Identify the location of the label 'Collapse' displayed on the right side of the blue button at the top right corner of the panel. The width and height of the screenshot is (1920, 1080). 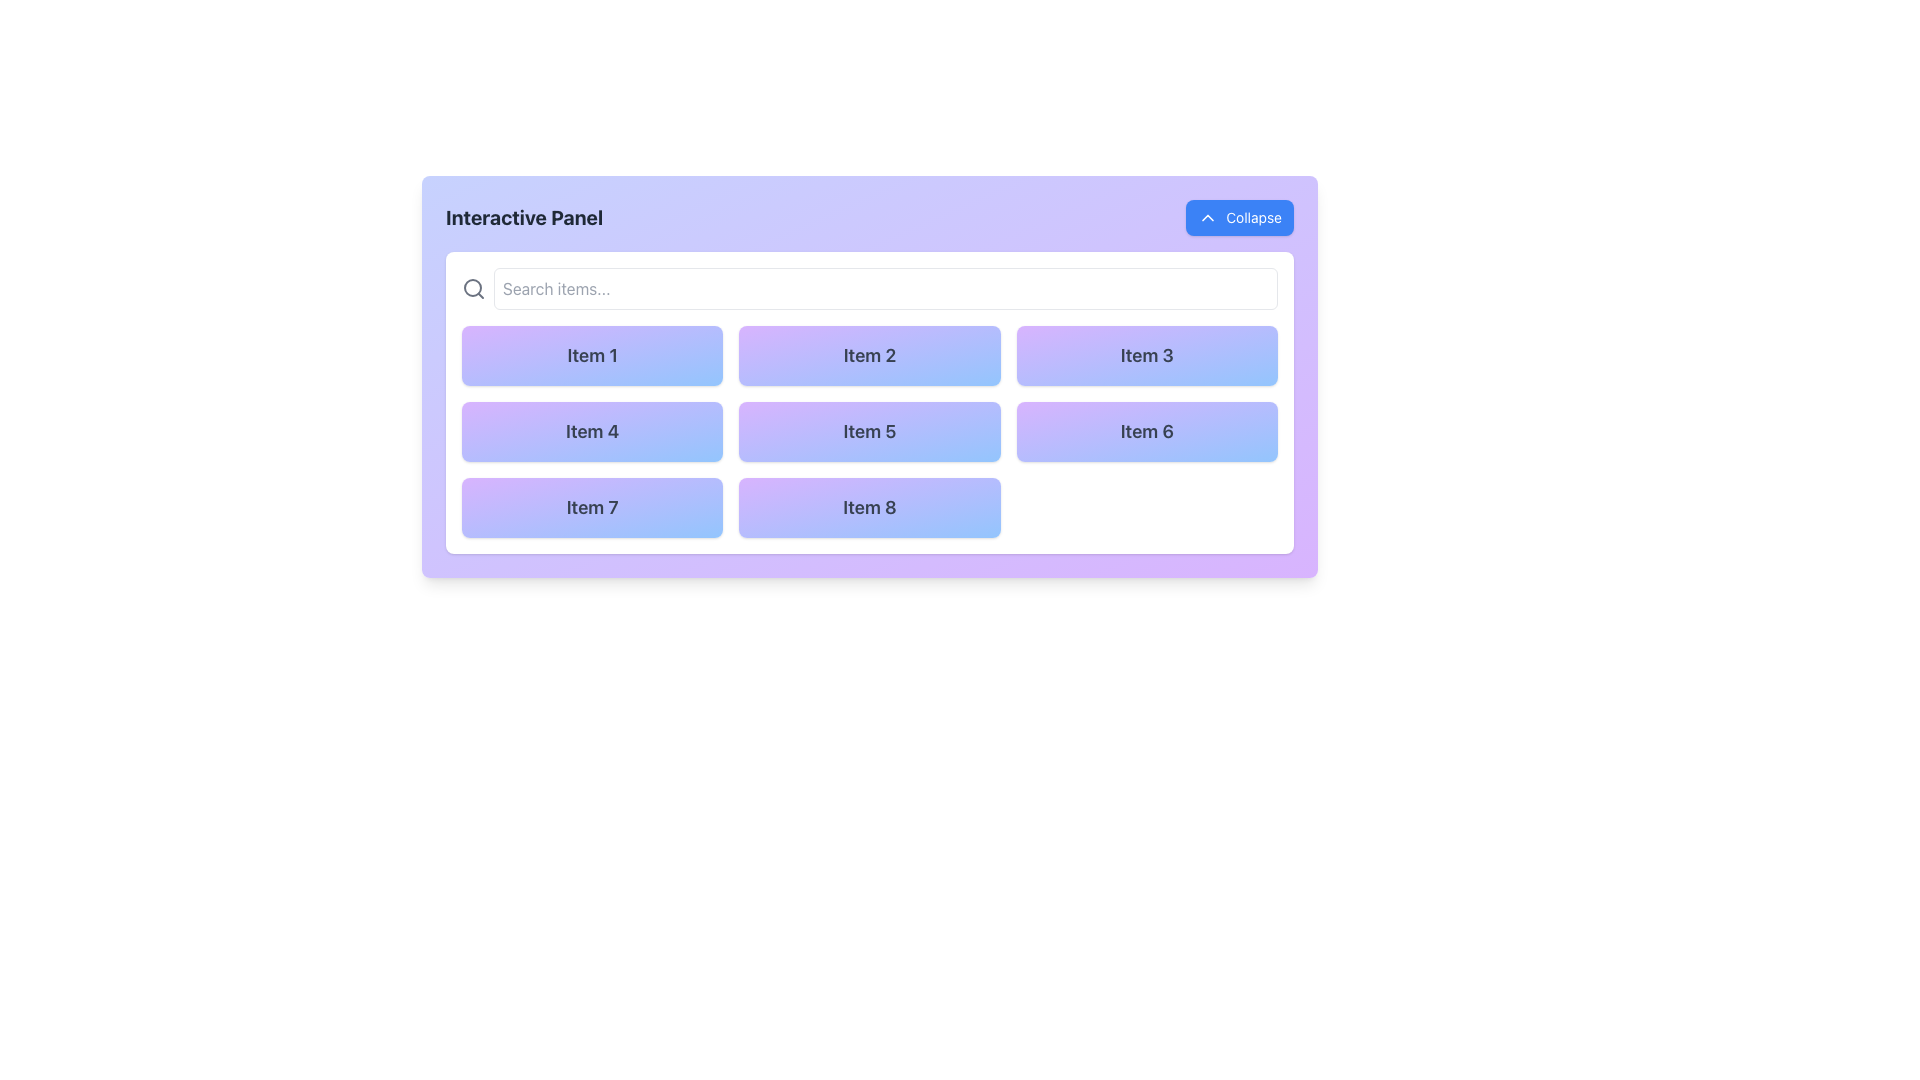
(1253, 218).